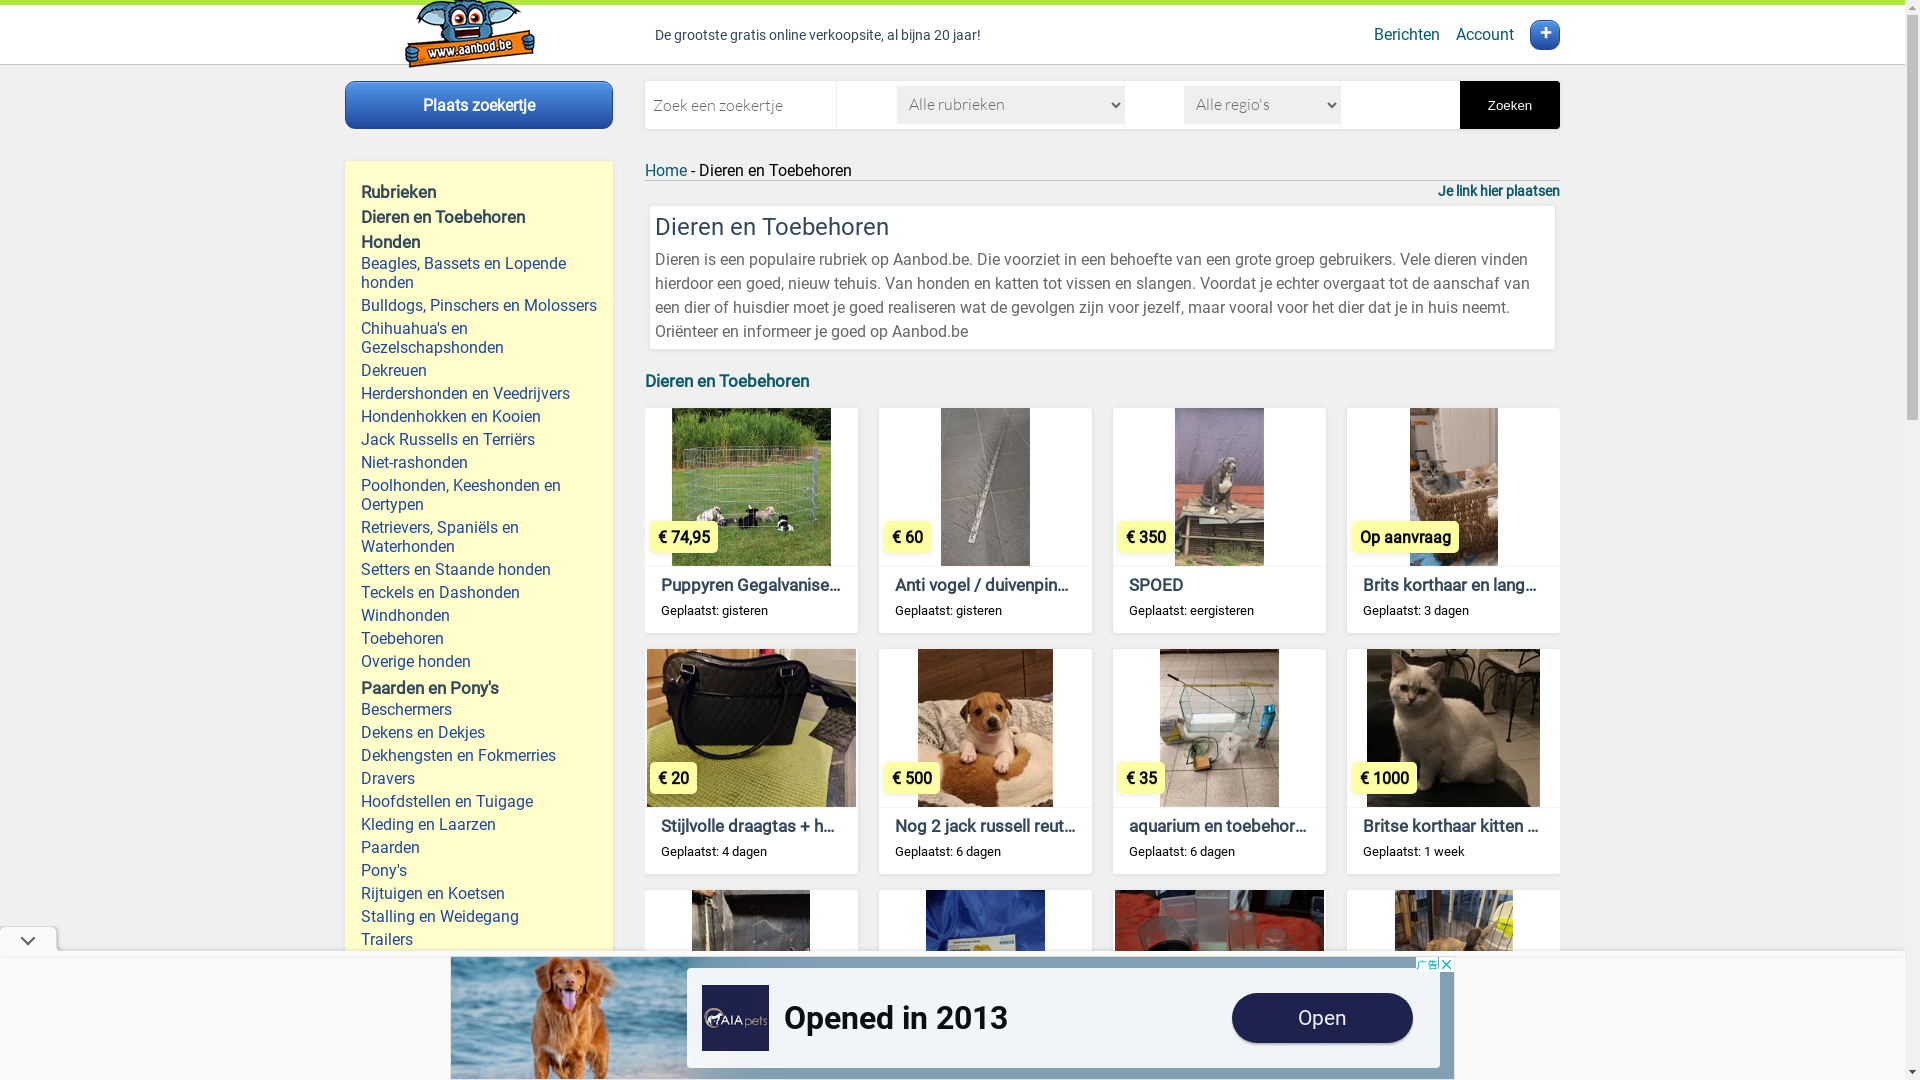  Describe the element at coordinates (360, 591) in the screenshot. I see `'Teckels en Dashonden'` at that location.